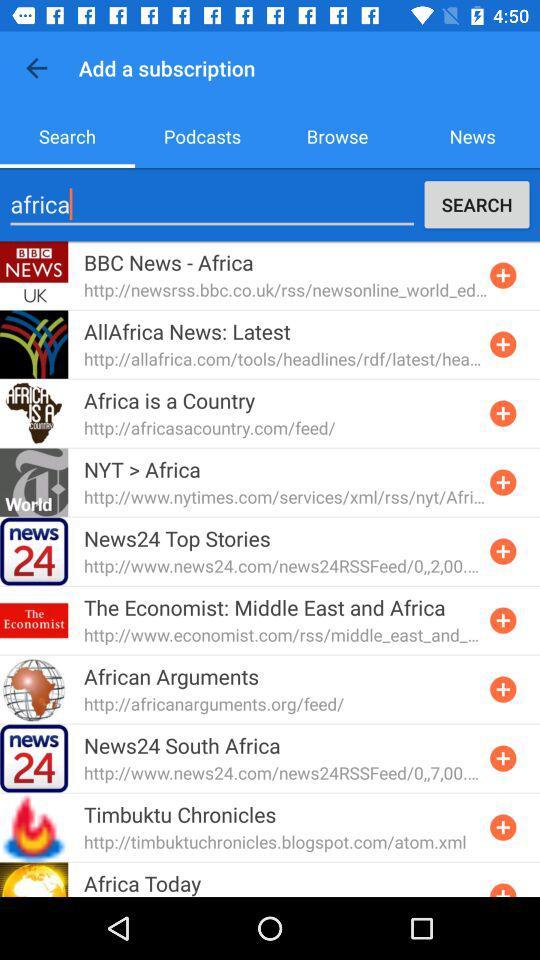  What do you see at coordinates (502, 757) in the screenshot?
I see `news24 subscription` at bounding box center [502, 757].